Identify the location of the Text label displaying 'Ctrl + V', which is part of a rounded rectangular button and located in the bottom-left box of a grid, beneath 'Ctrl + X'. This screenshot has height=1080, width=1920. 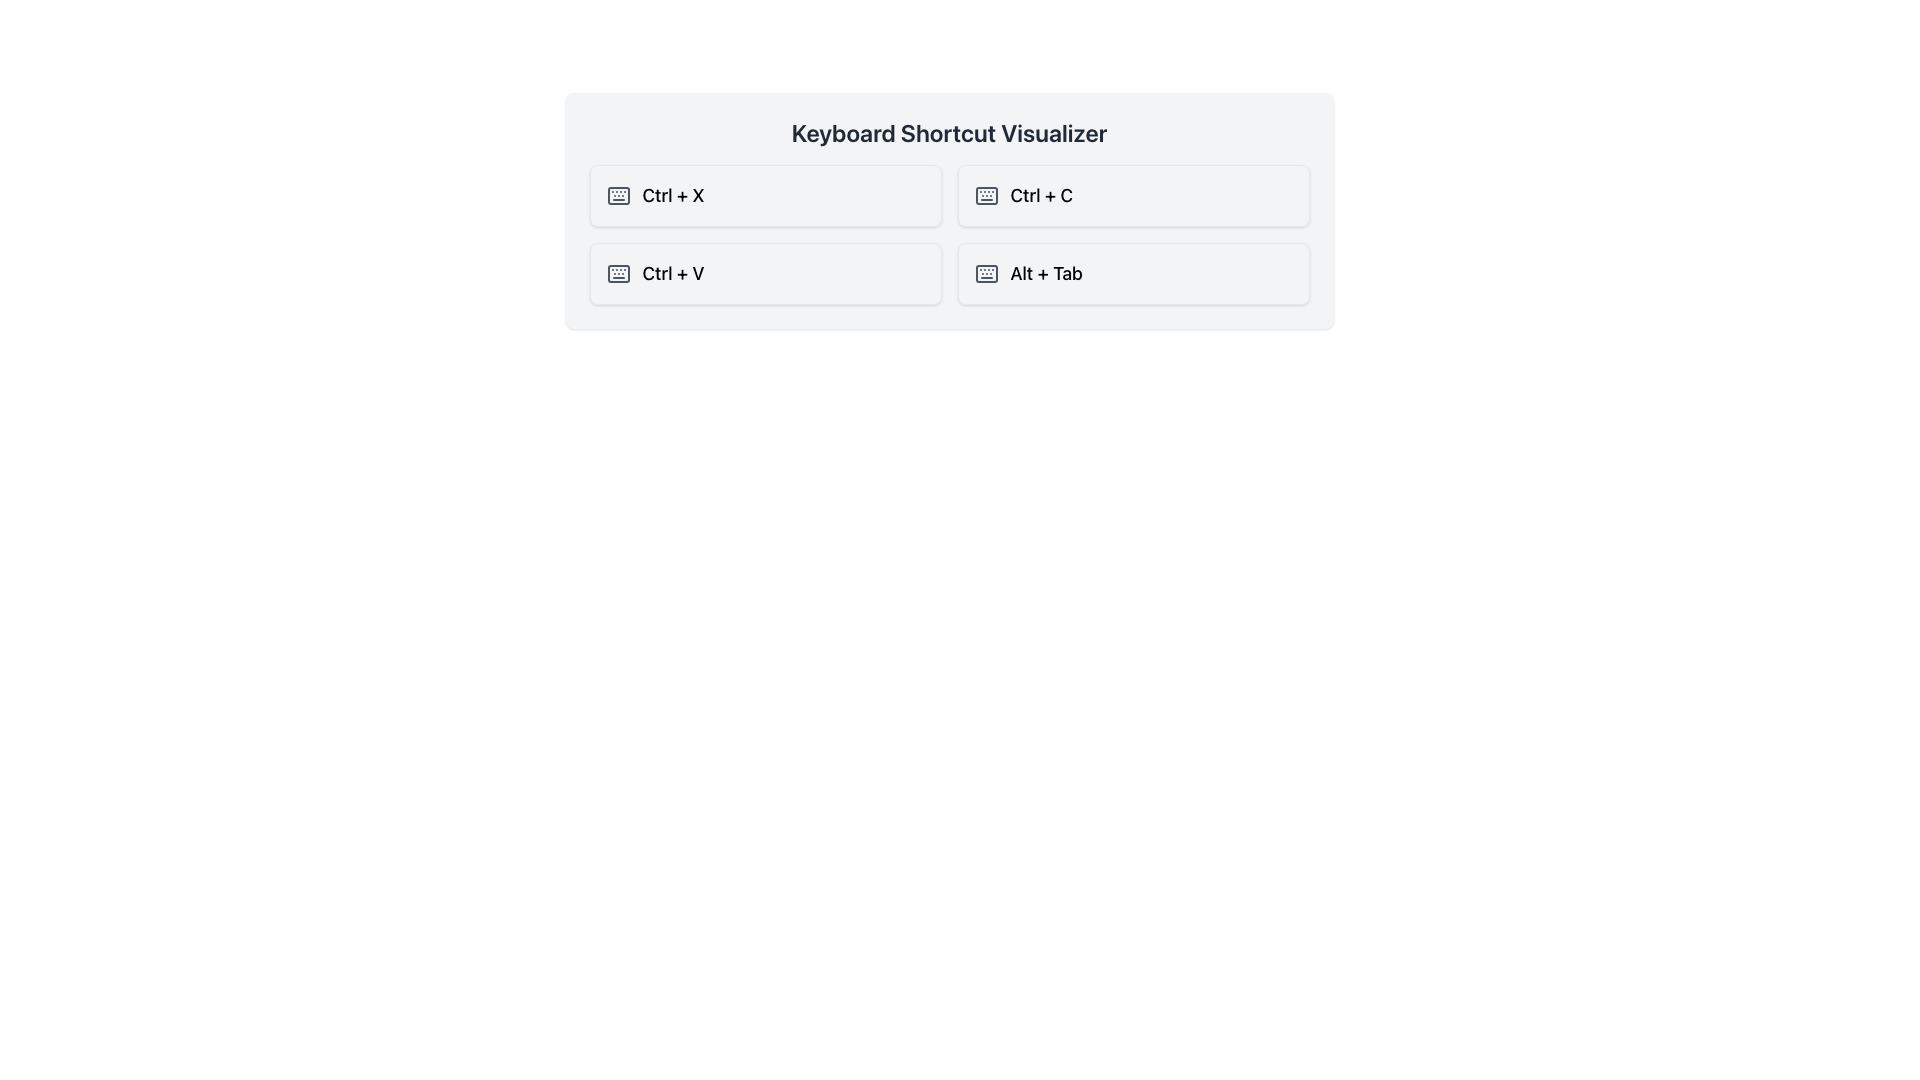
(673, 273).